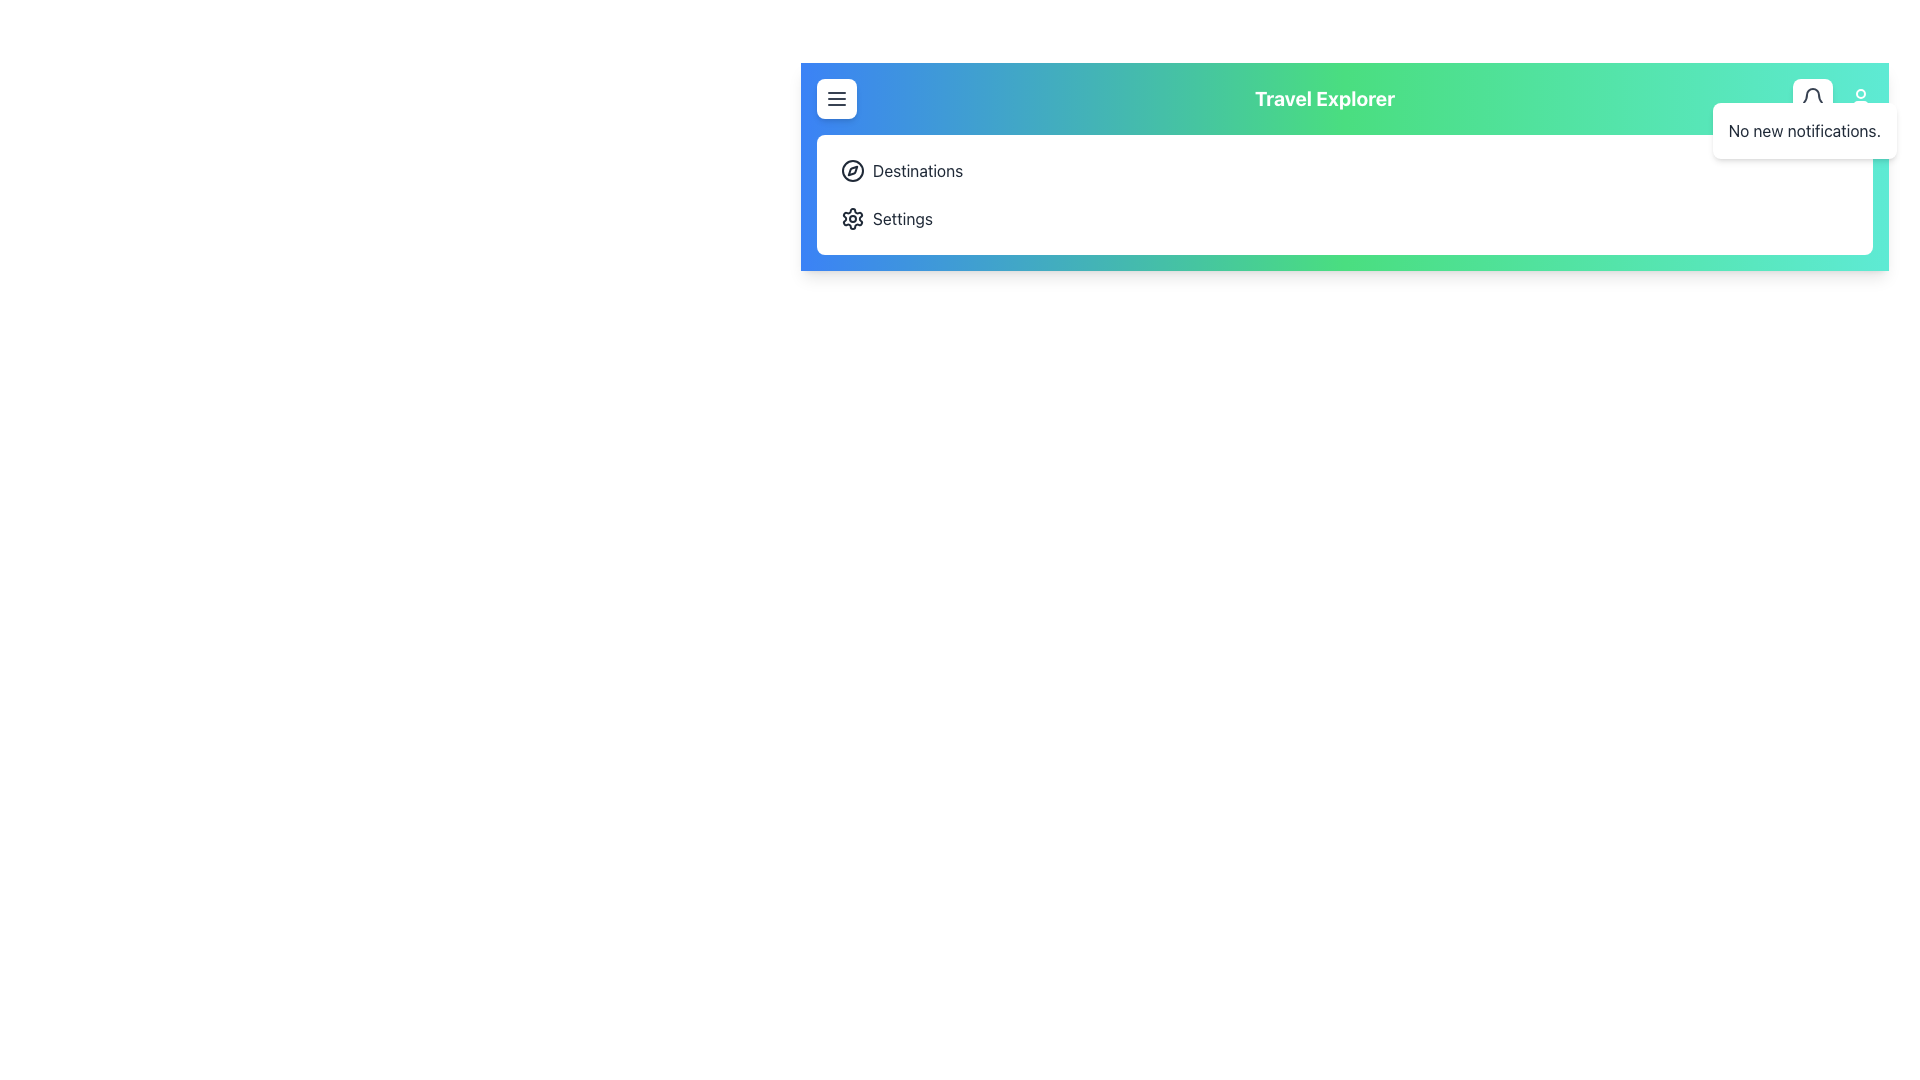  What do you see at coordinates (1324, 99) in the screenshot?
I see `the 'Travel Explorer' text label, which is prominently displayed in bold white font against a gradient green background, centrally located in the navigation bar` at bounding box center [1324, 99].